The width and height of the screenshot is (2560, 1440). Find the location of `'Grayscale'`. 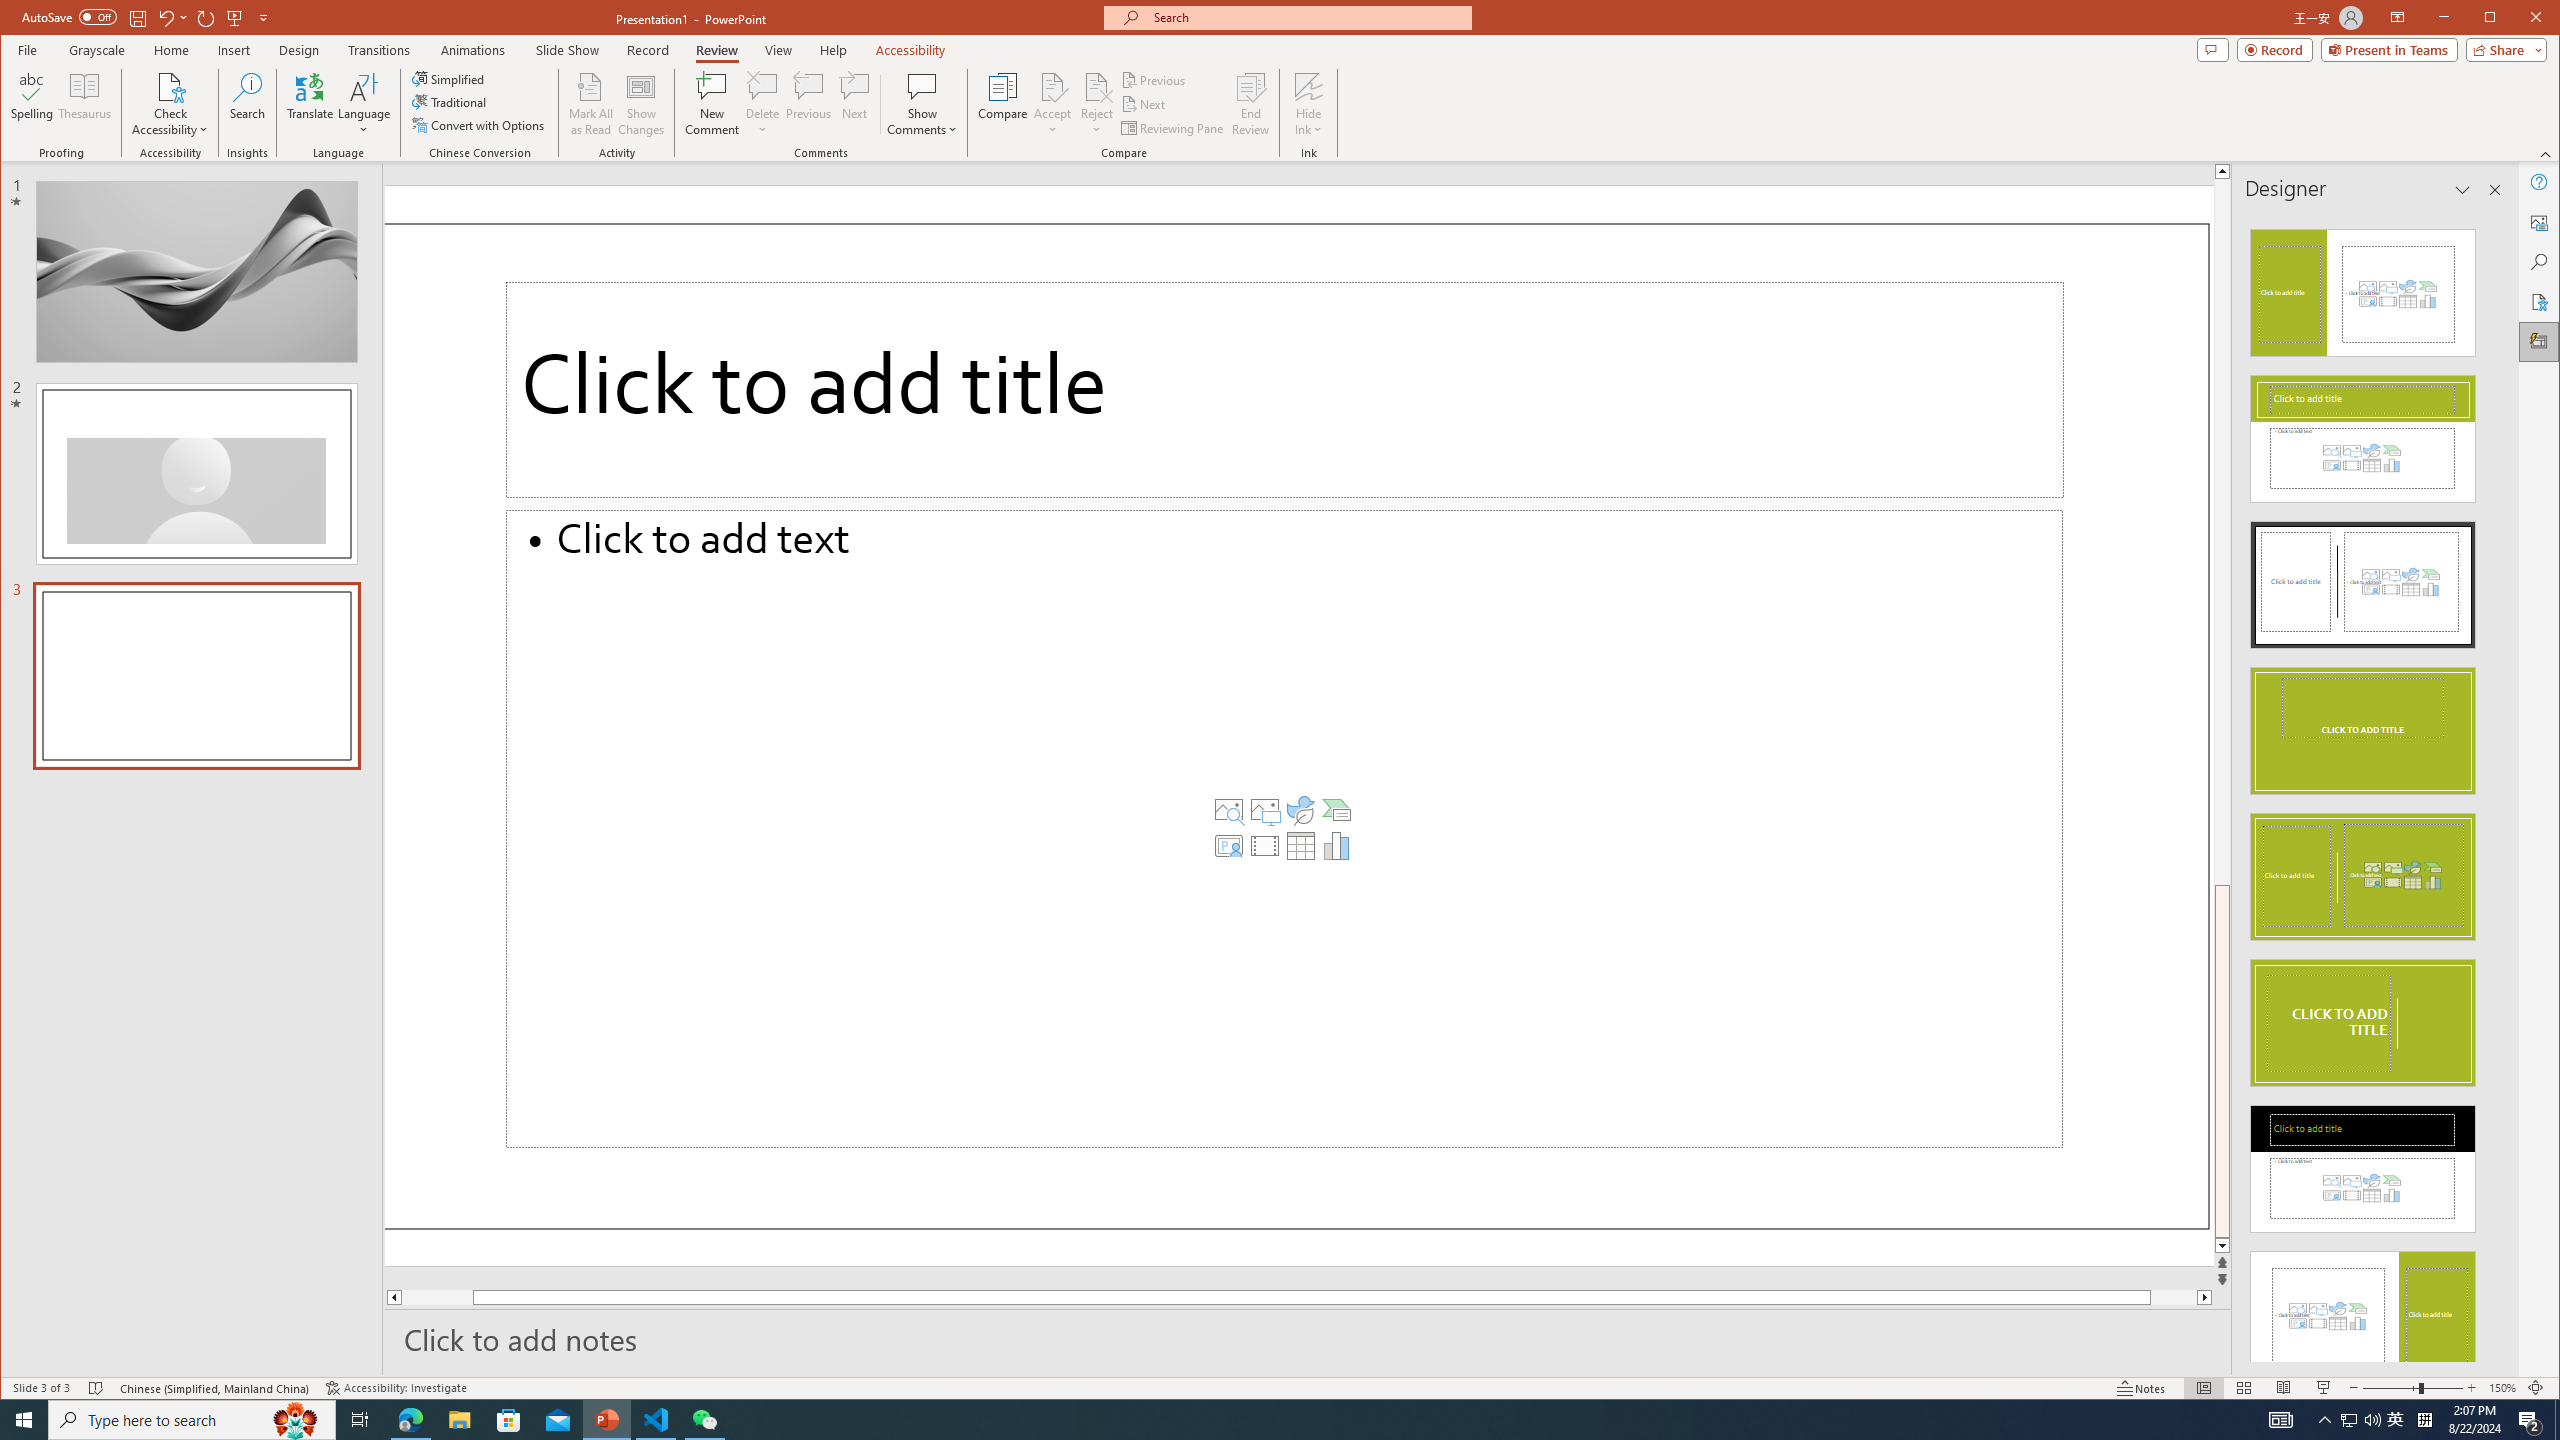

'Grayscale' is located at coordinates (97, 49).